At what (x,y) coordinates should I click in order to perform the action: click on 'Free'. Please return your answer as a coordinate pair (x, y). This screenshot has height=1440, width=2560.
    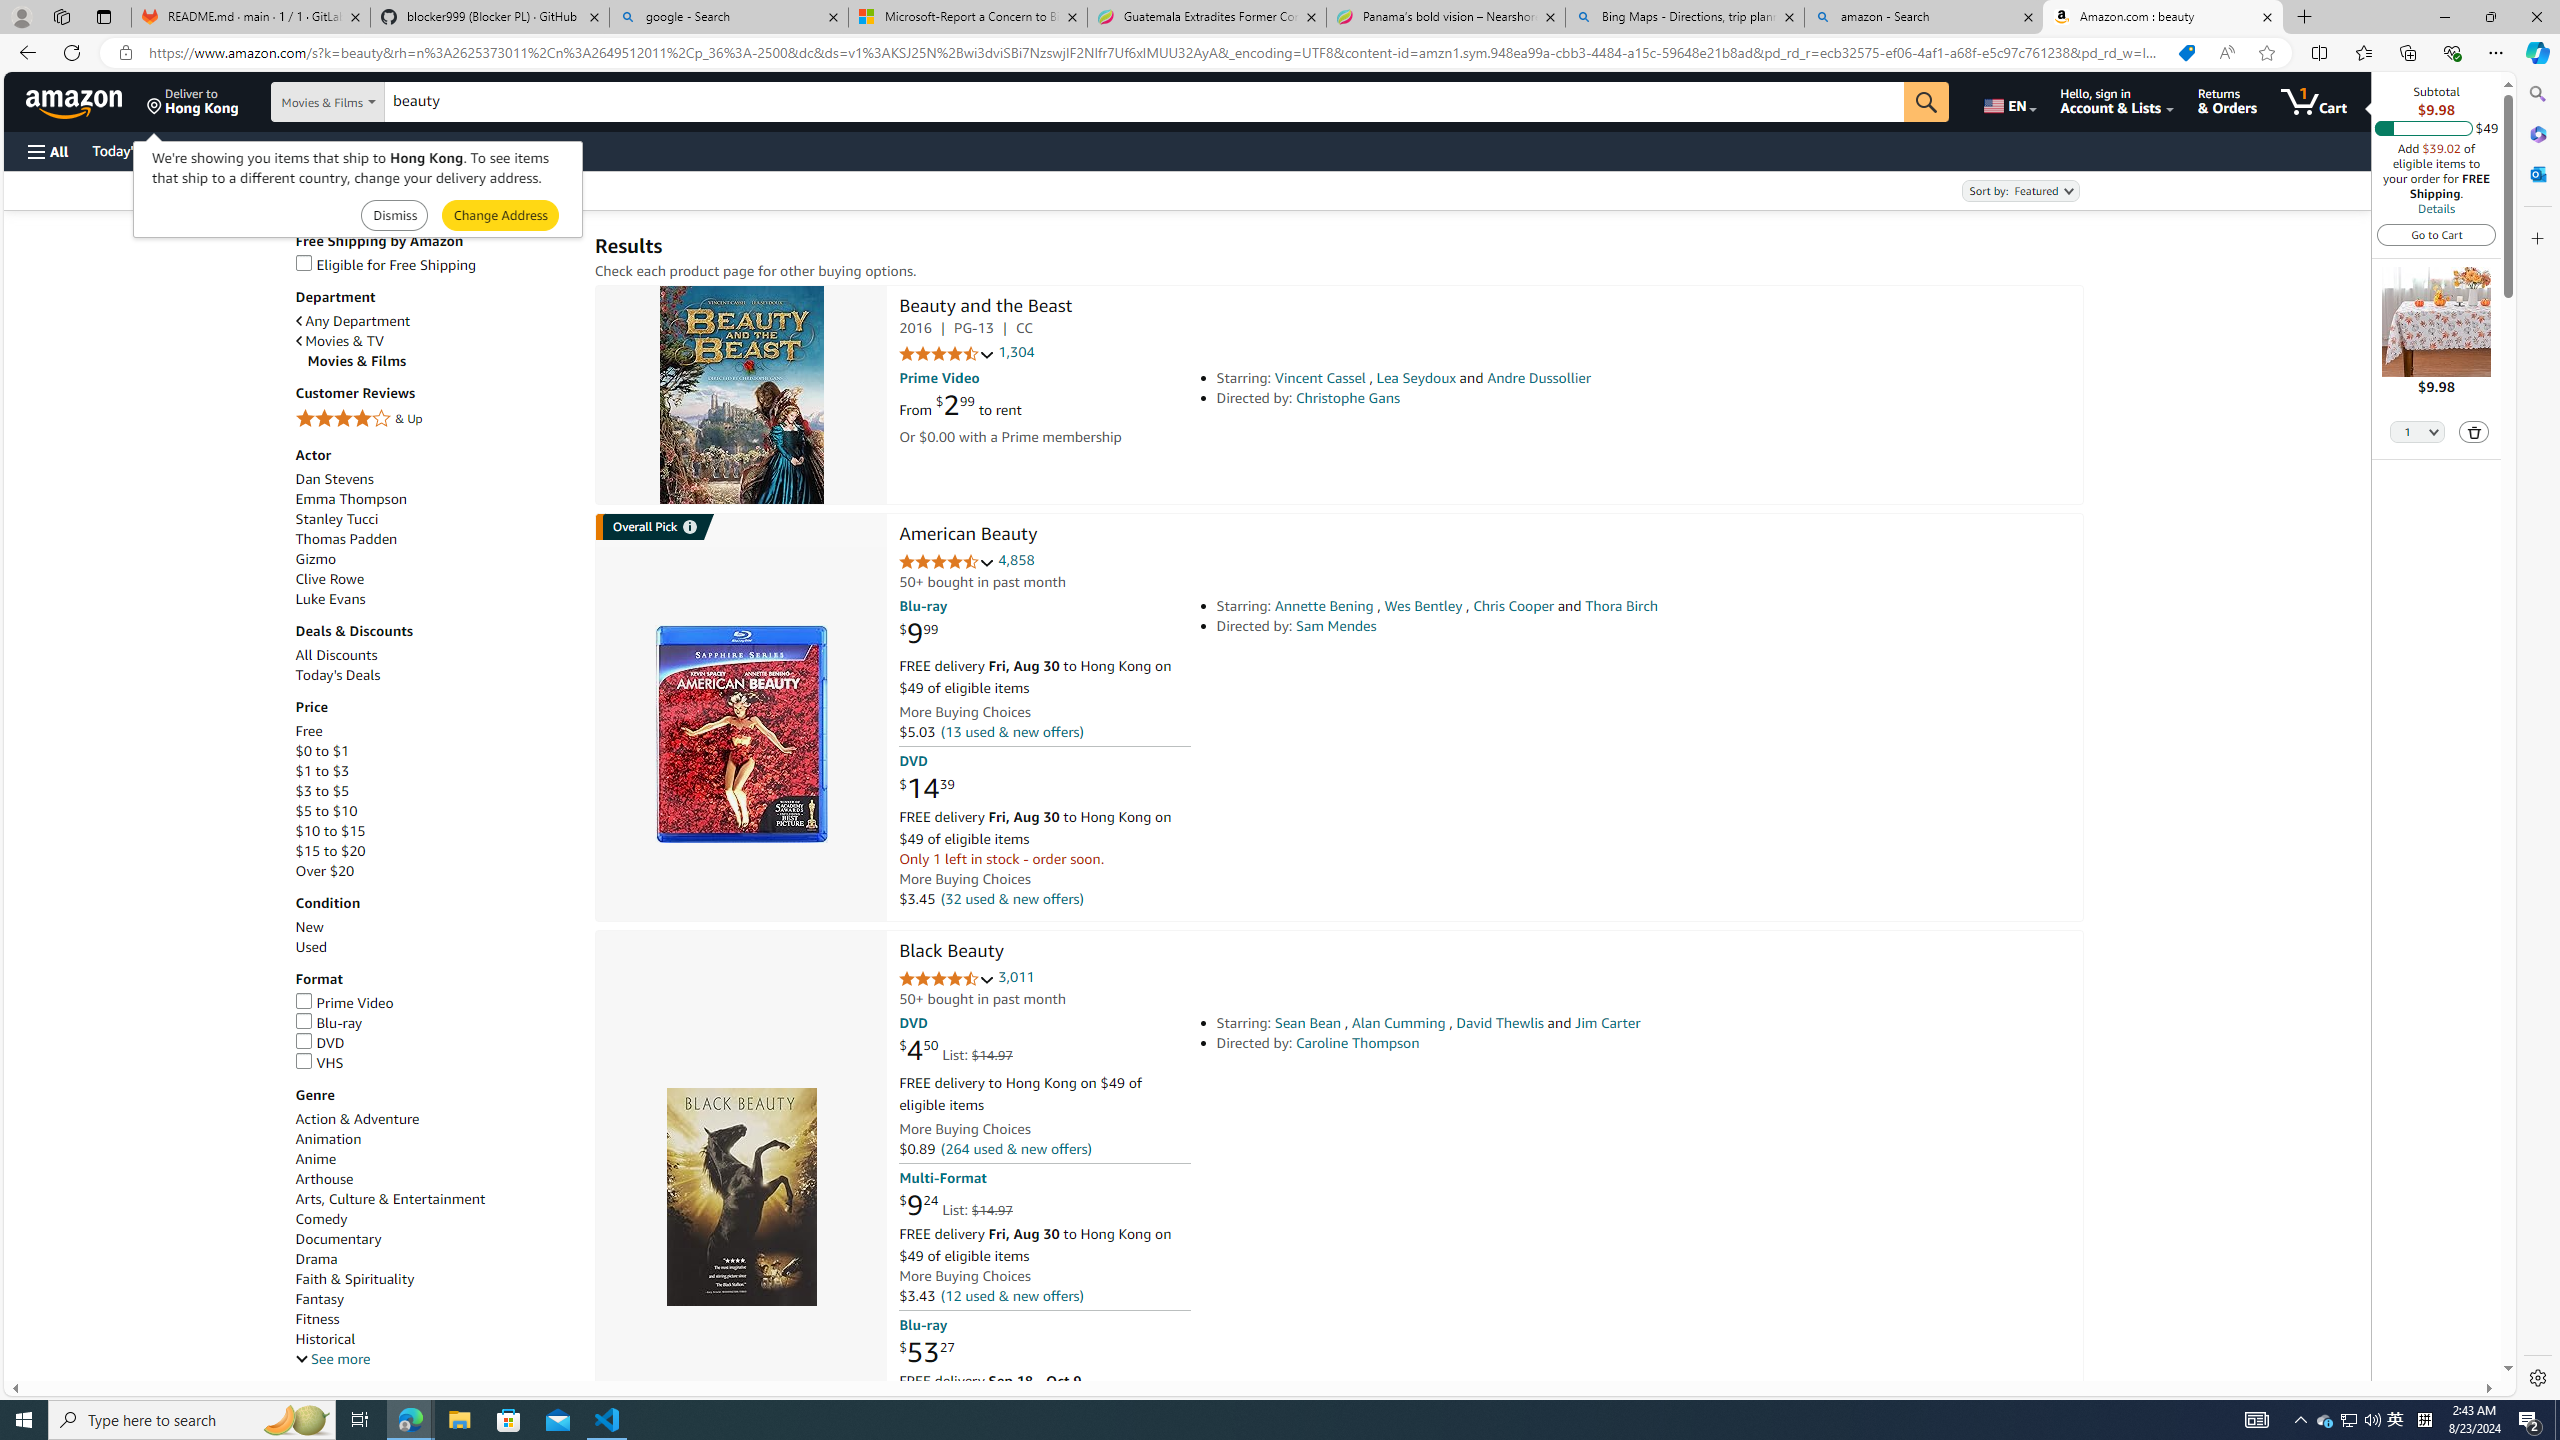
    Looking at the image, I should click on (307, 731).